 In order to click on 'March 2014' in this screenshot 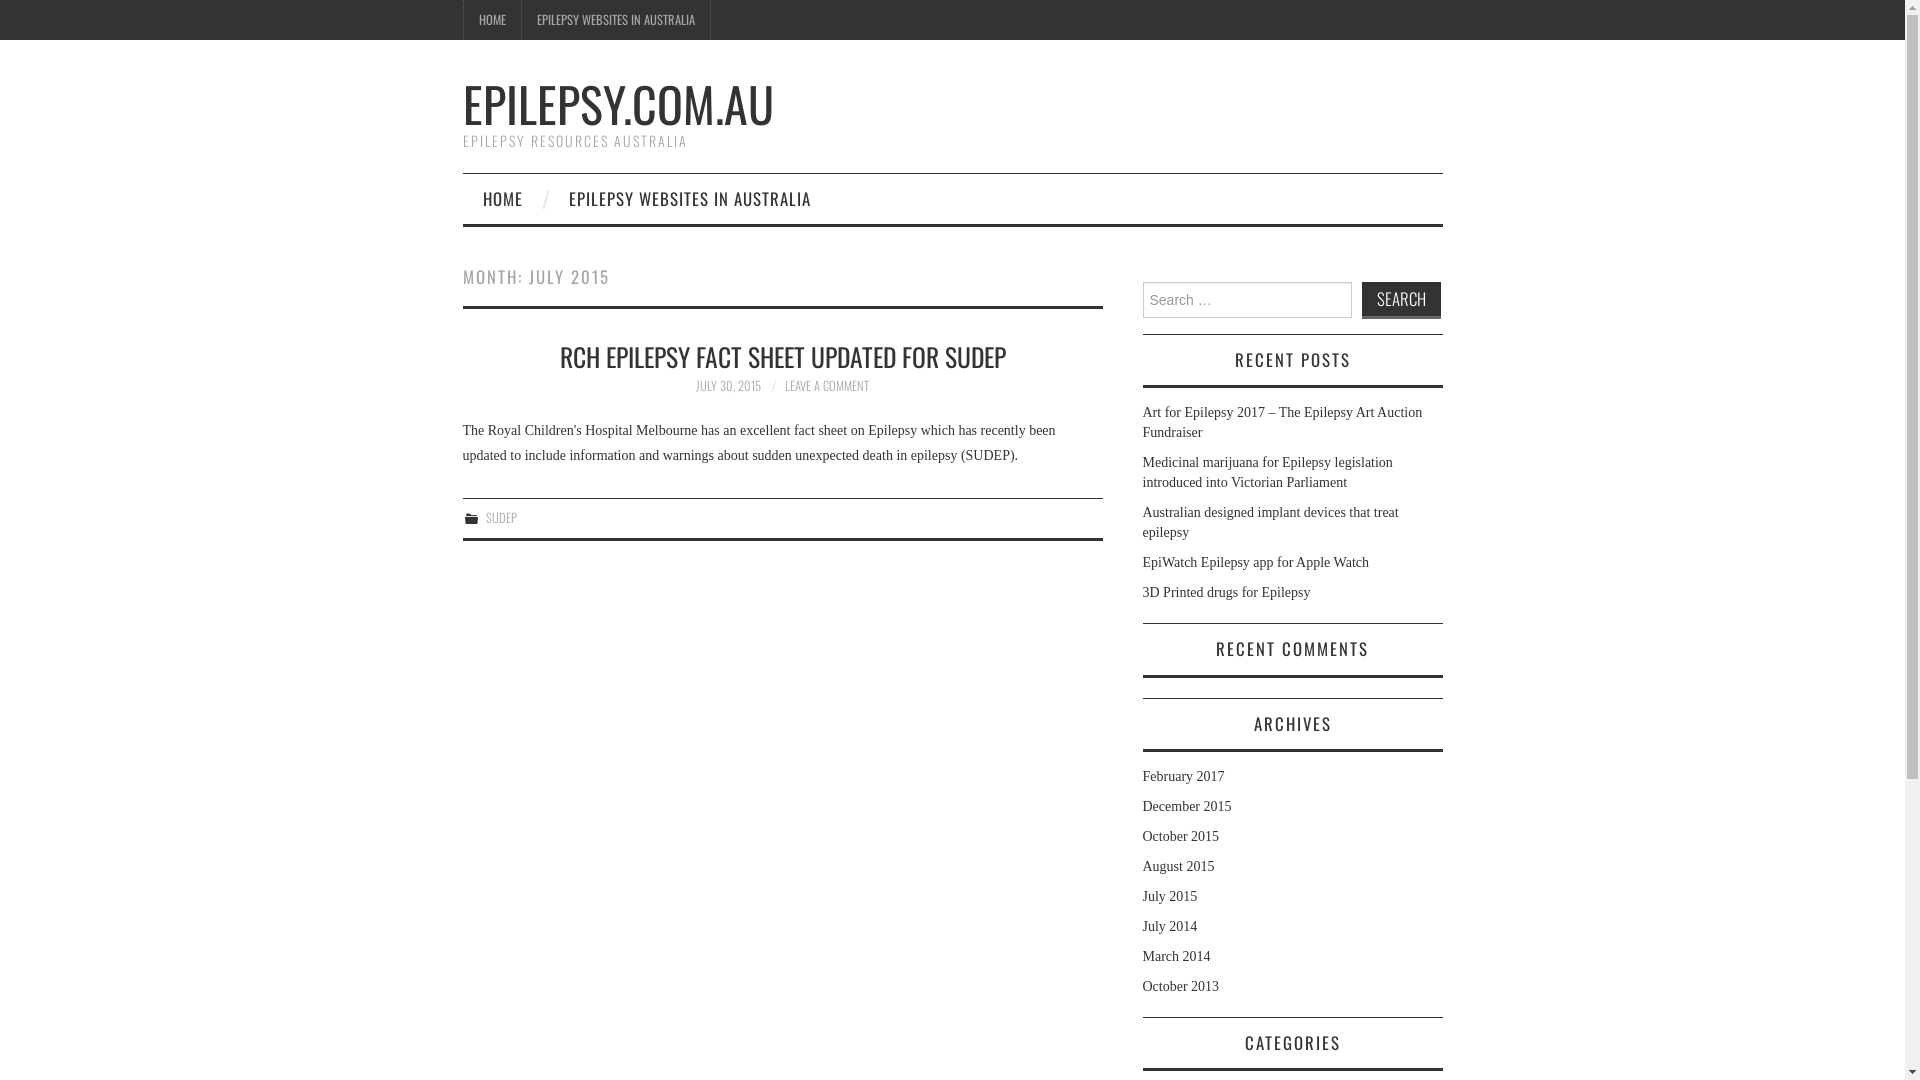, I will do `click(1176, 955)`.